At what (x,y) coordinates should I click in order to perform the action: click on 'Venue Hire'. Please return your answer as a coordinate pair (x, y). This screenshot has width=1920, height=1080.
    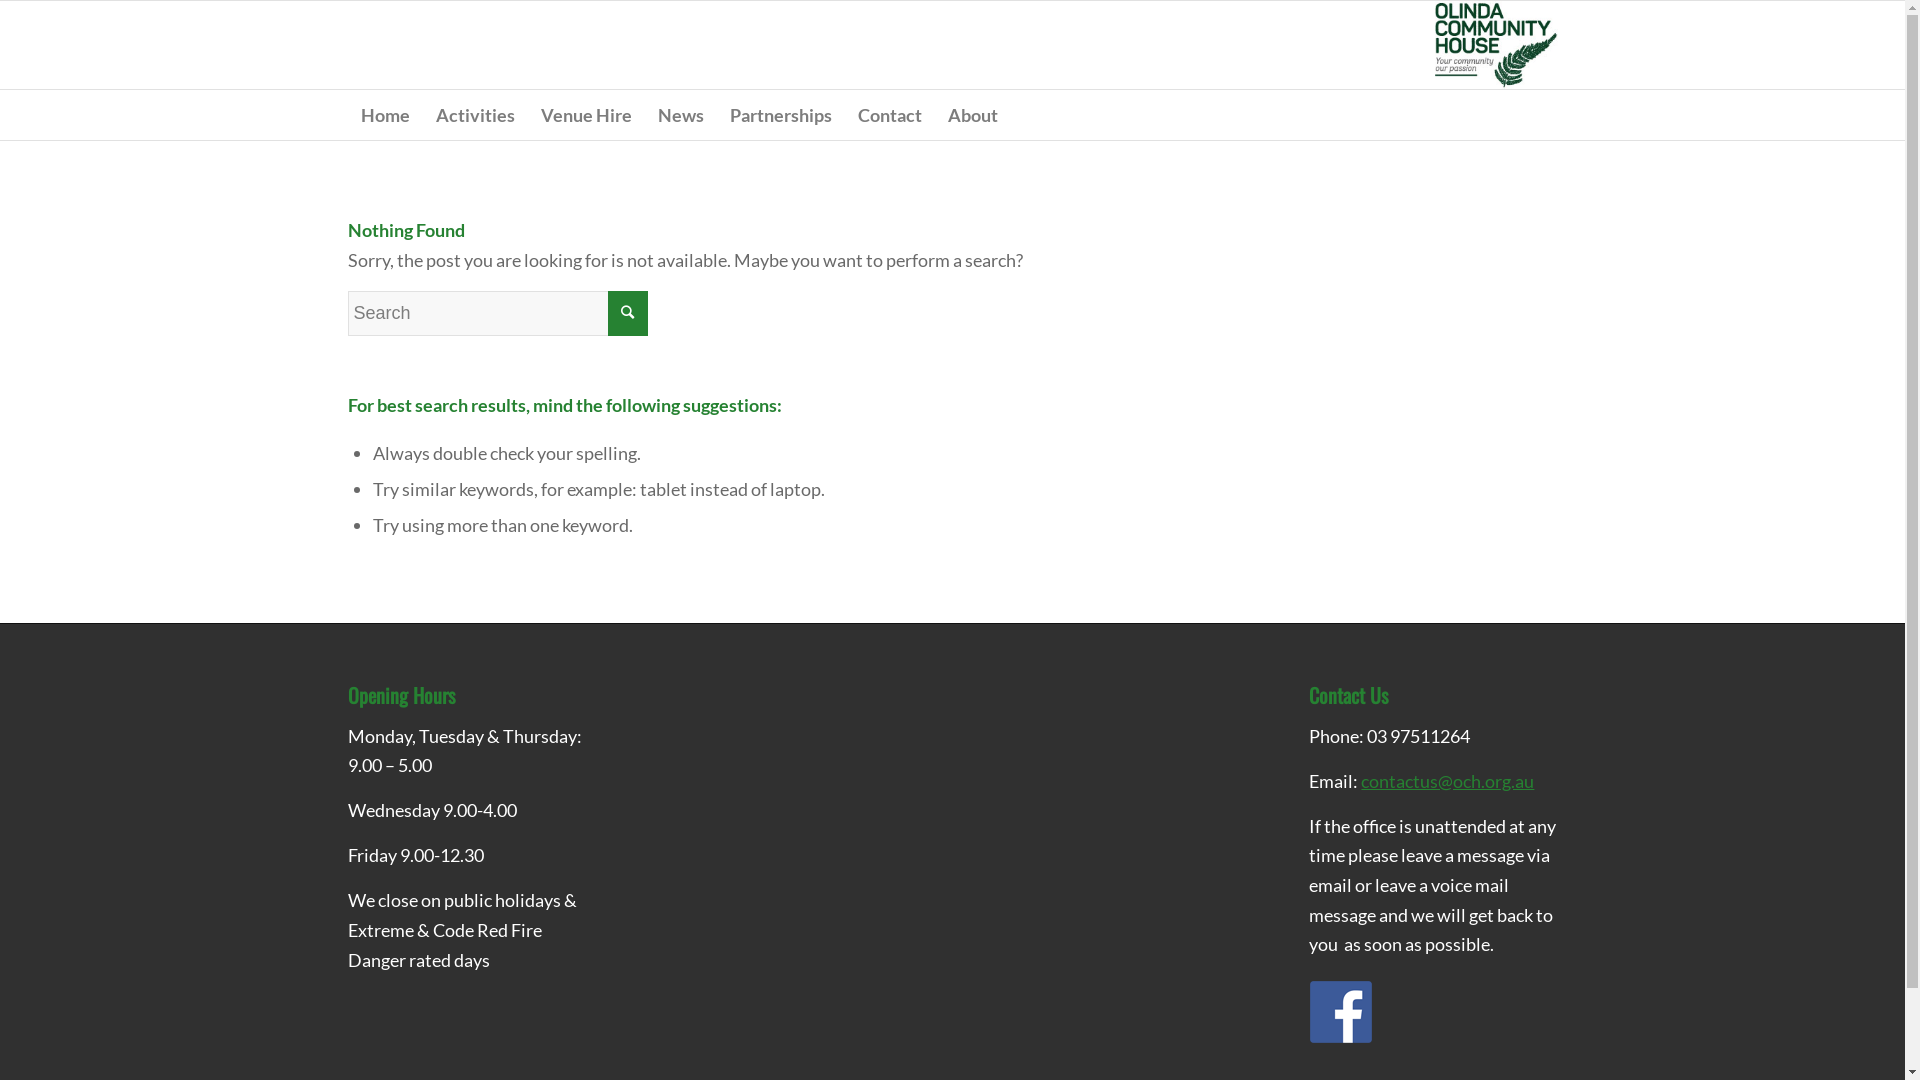
    Looking at the image, I should click on (585, 115).